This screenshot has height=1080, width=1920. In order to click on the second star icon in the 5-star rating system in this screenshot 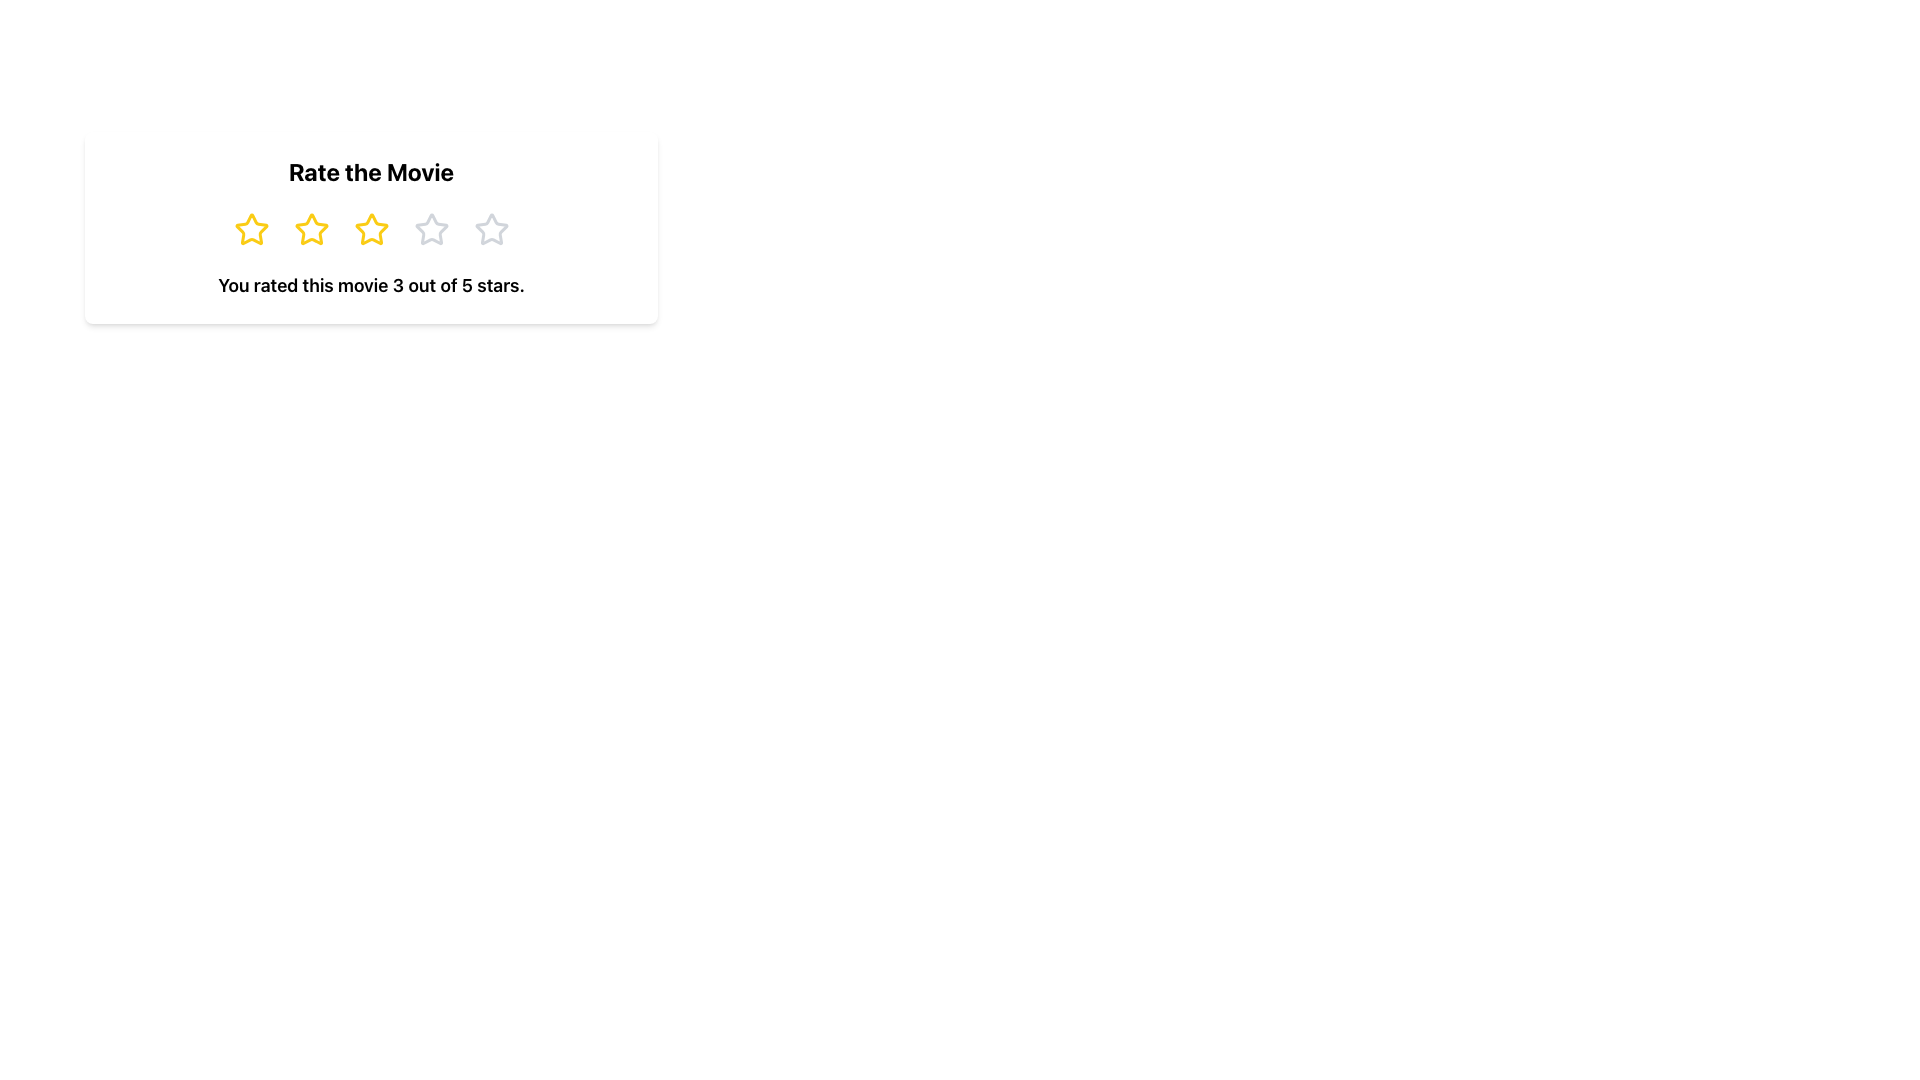, I will do `click(310, 228)`.